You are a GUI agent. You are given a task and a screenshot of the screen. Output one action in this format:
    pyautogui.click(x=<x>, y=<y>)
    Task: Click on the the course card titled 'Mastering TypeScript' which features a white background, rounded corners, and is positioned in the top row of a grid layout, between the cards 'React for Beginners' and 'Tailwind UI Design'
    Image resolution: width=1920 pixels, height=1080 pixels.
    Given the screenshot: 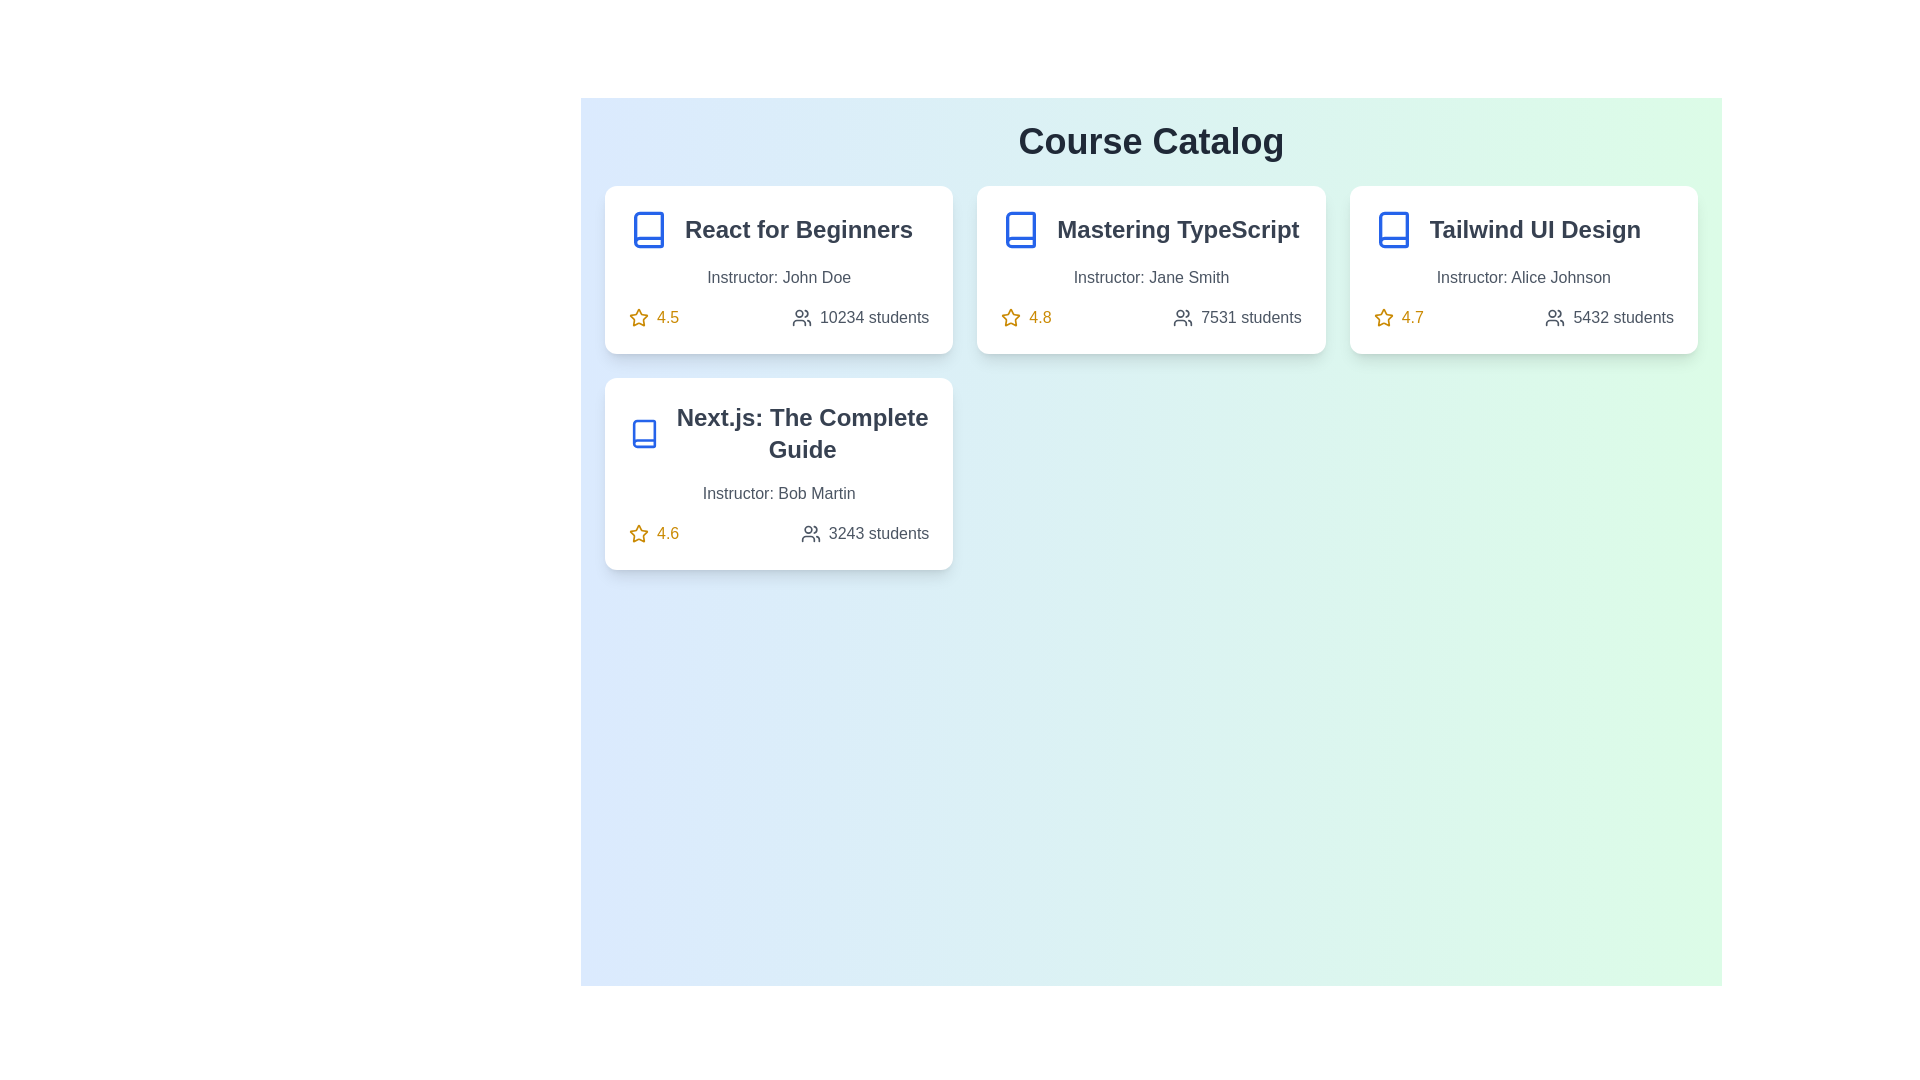 What is the action you would take?
    pyautogui.click(x=1151, y=270)
    